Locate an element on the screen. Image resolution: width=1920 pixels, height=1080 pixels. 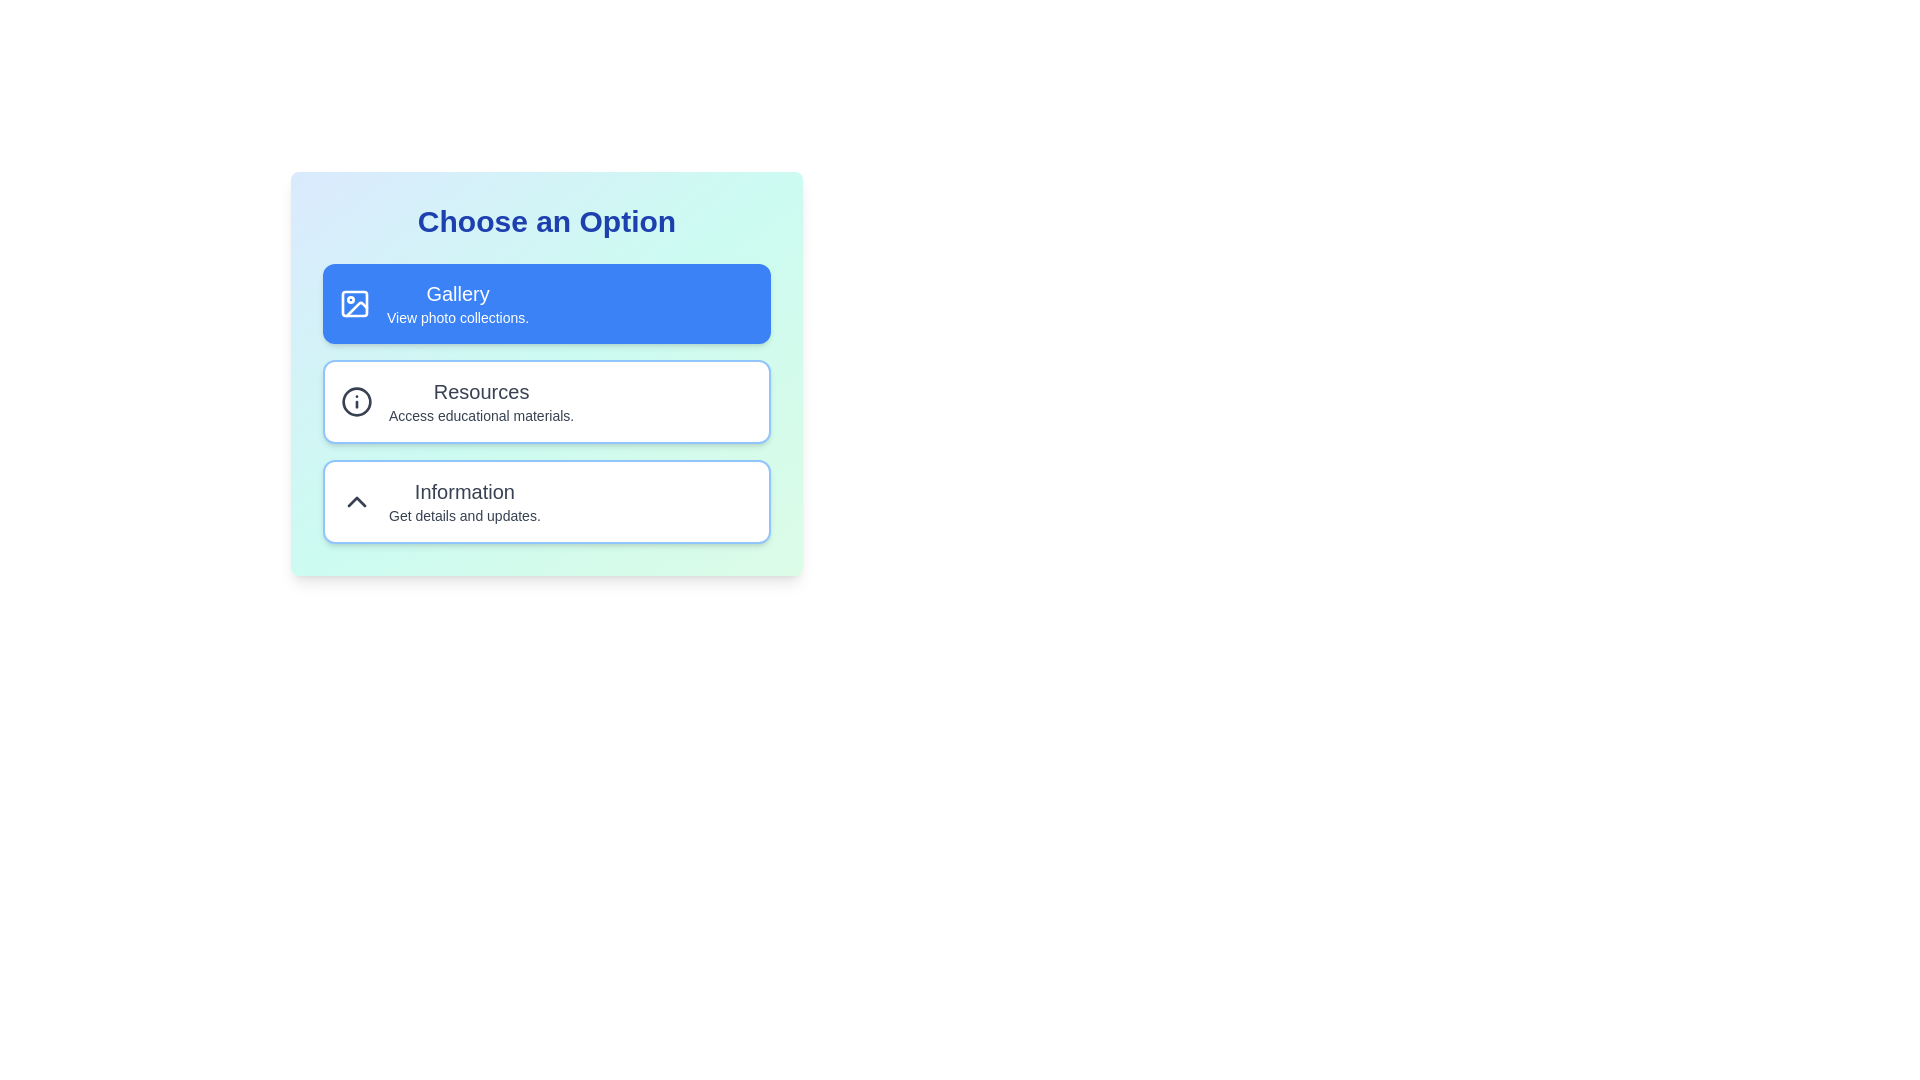
the 'Resources' button that displays two lines of text: 'Resources' in bold and 'Access educational materials.' in a smaller font, located in the center of a card-like interface below 'Gallery' and above 'Information' is located at coordinates (481, 401).